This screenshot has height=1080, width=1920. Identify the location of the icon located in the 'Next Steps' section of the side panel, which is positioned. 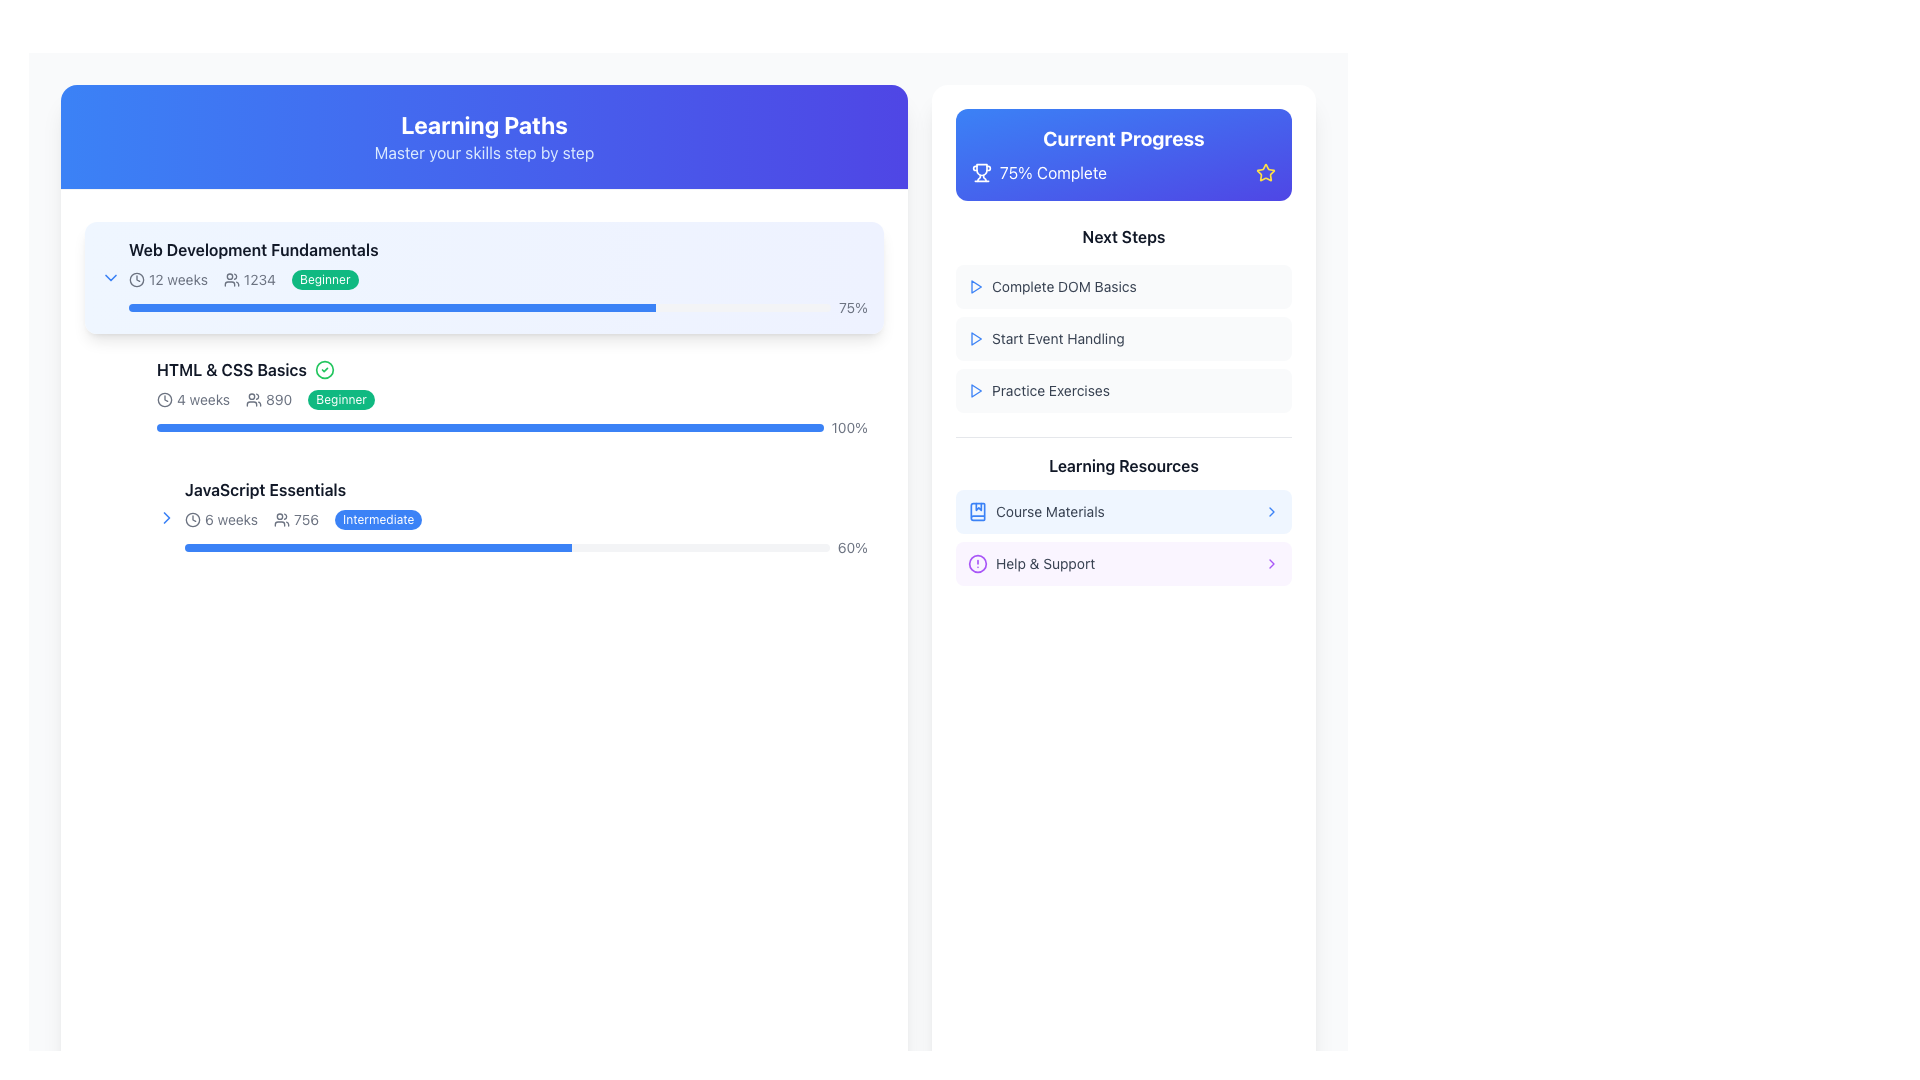
(976, 390).